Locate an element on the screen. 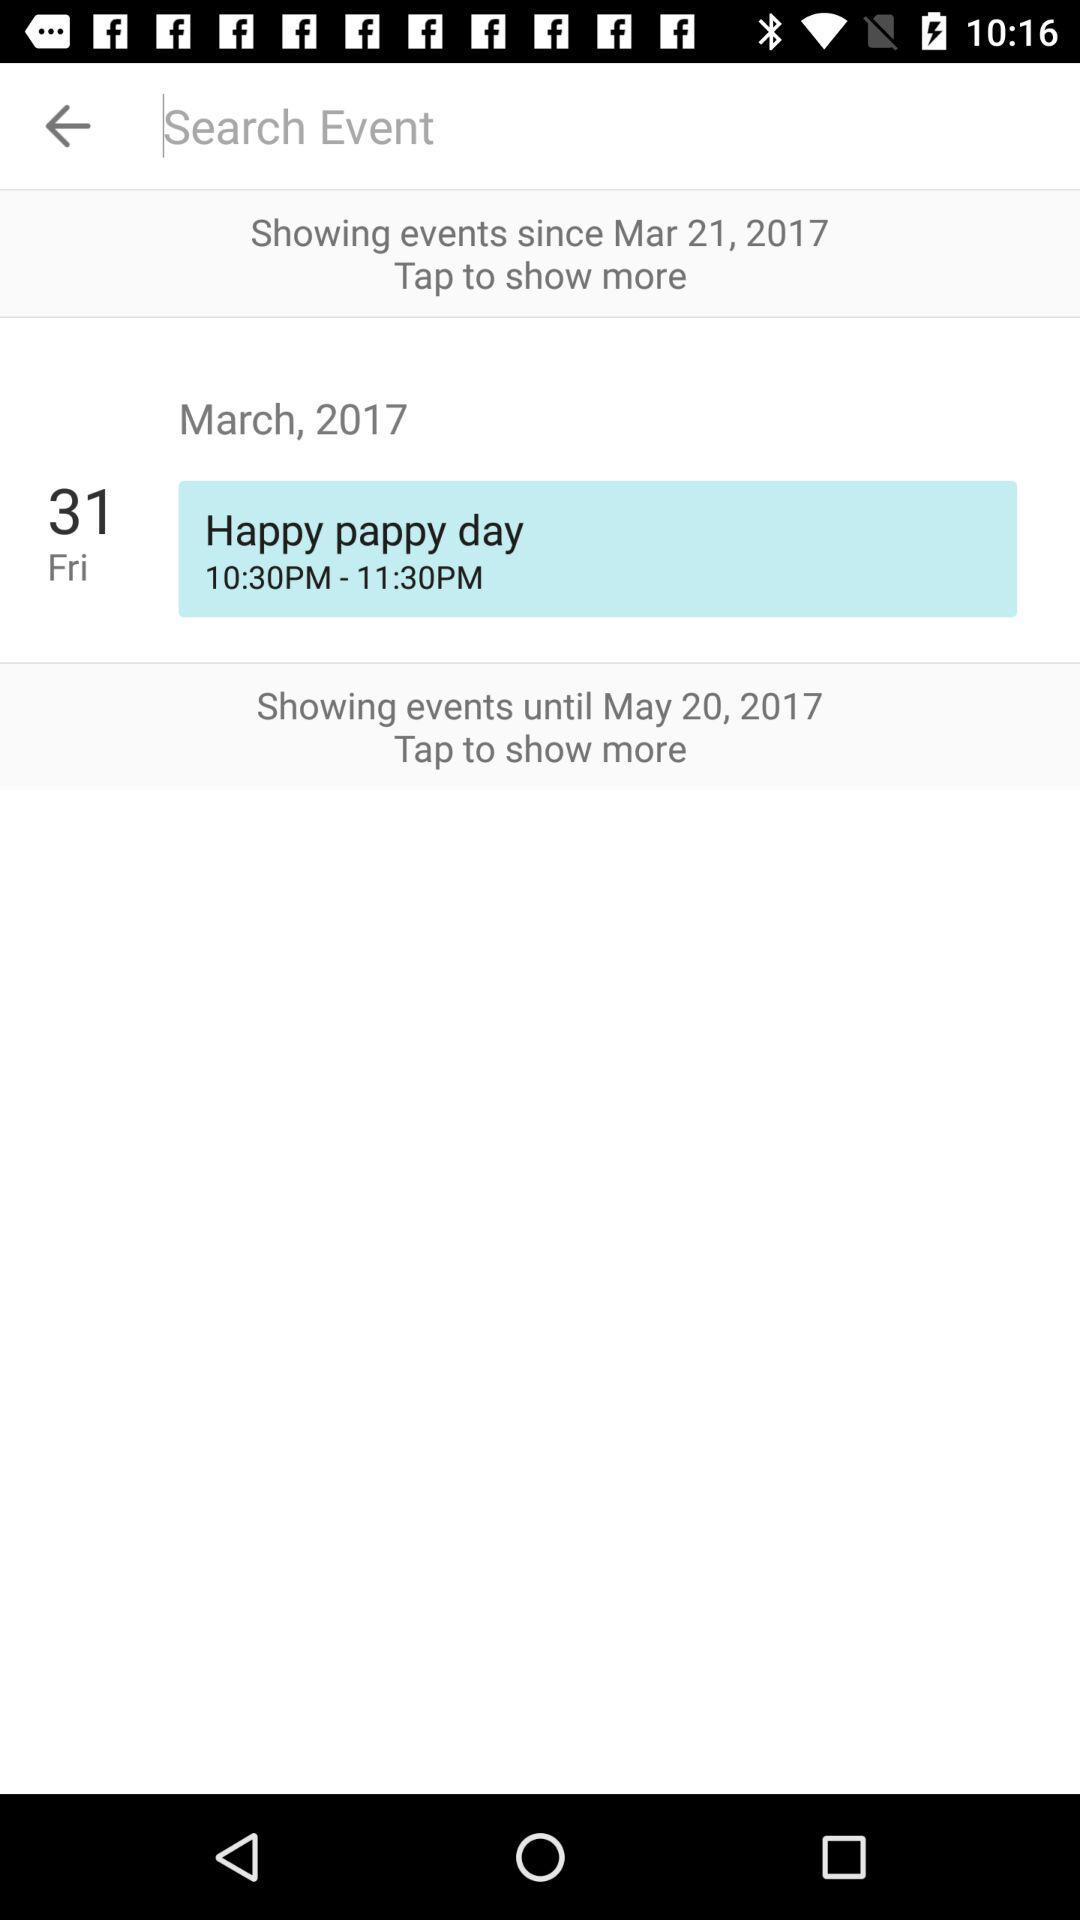 This screenshot has height=1920, width=1080. icon above 10 30pm 11 icon is located at coordinates (596, 528).